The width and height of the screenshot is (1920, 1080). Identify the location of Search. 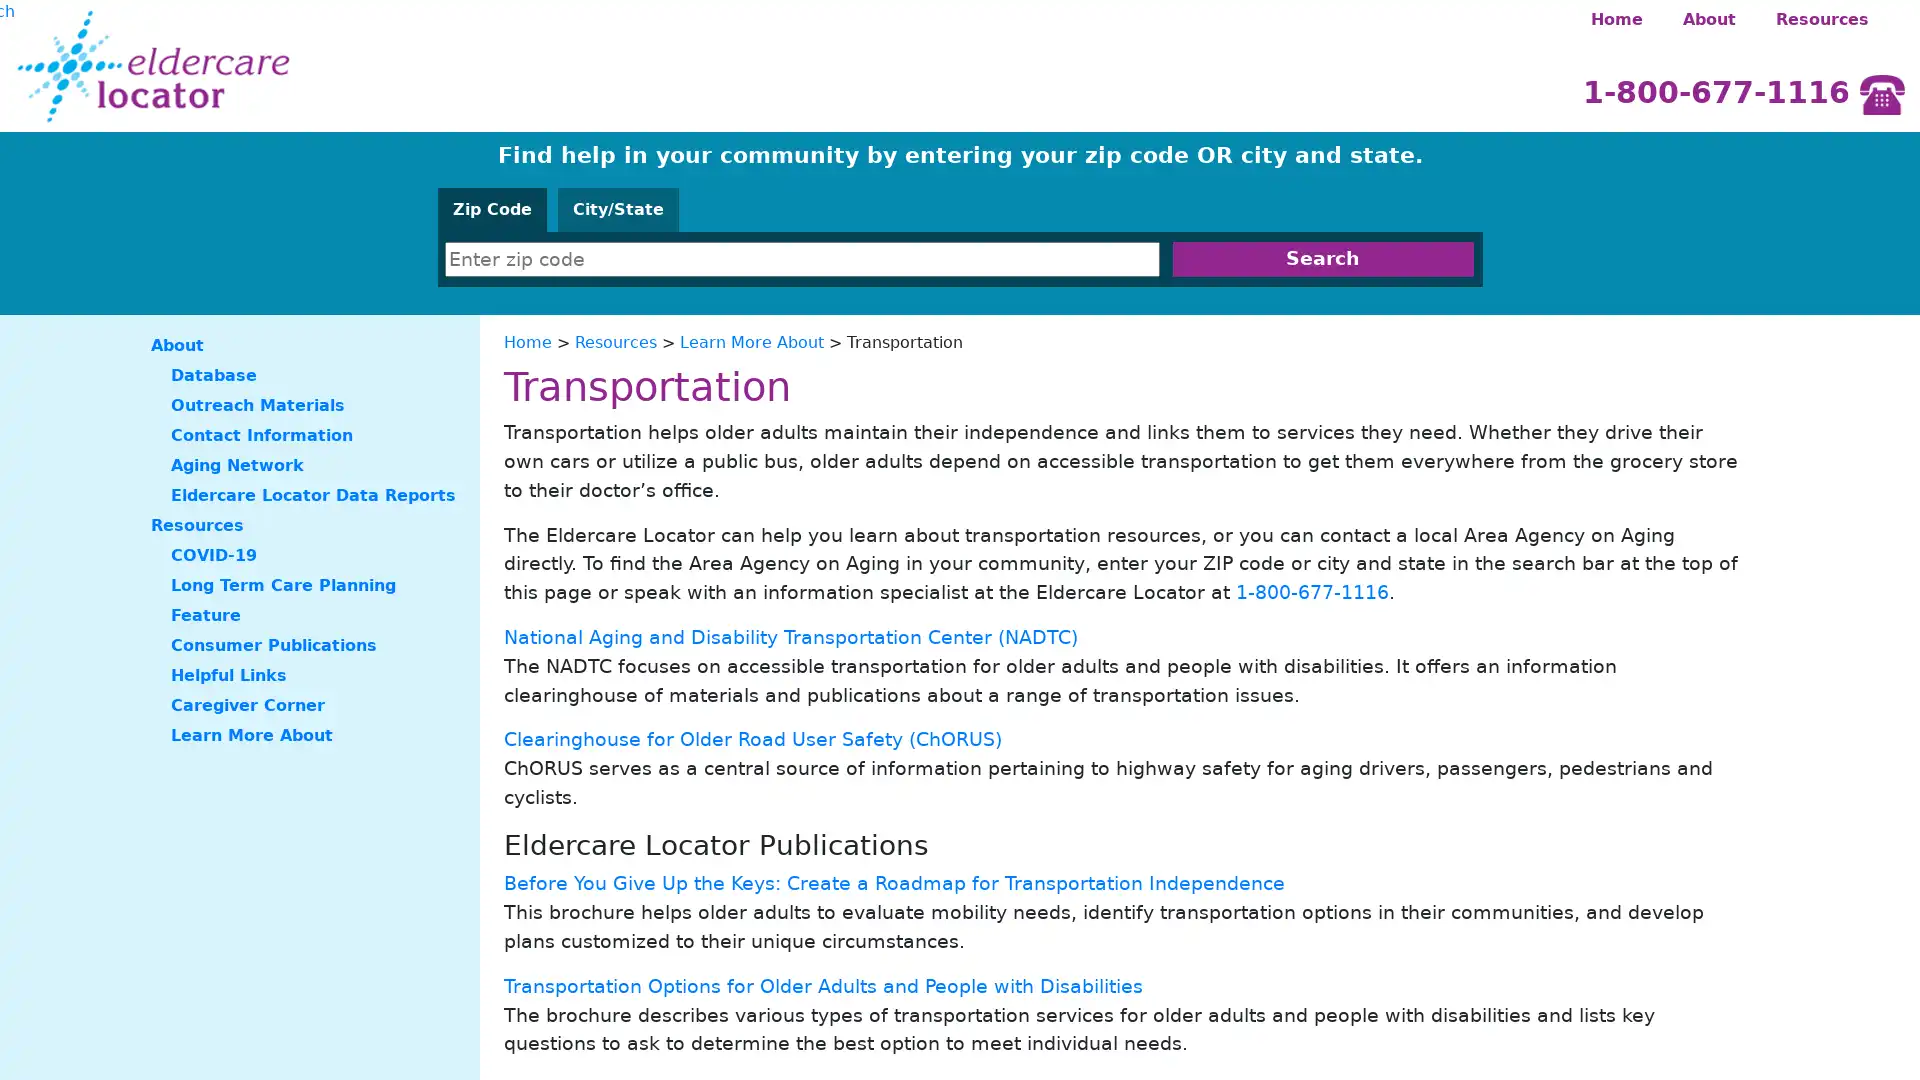
(1322, 258).